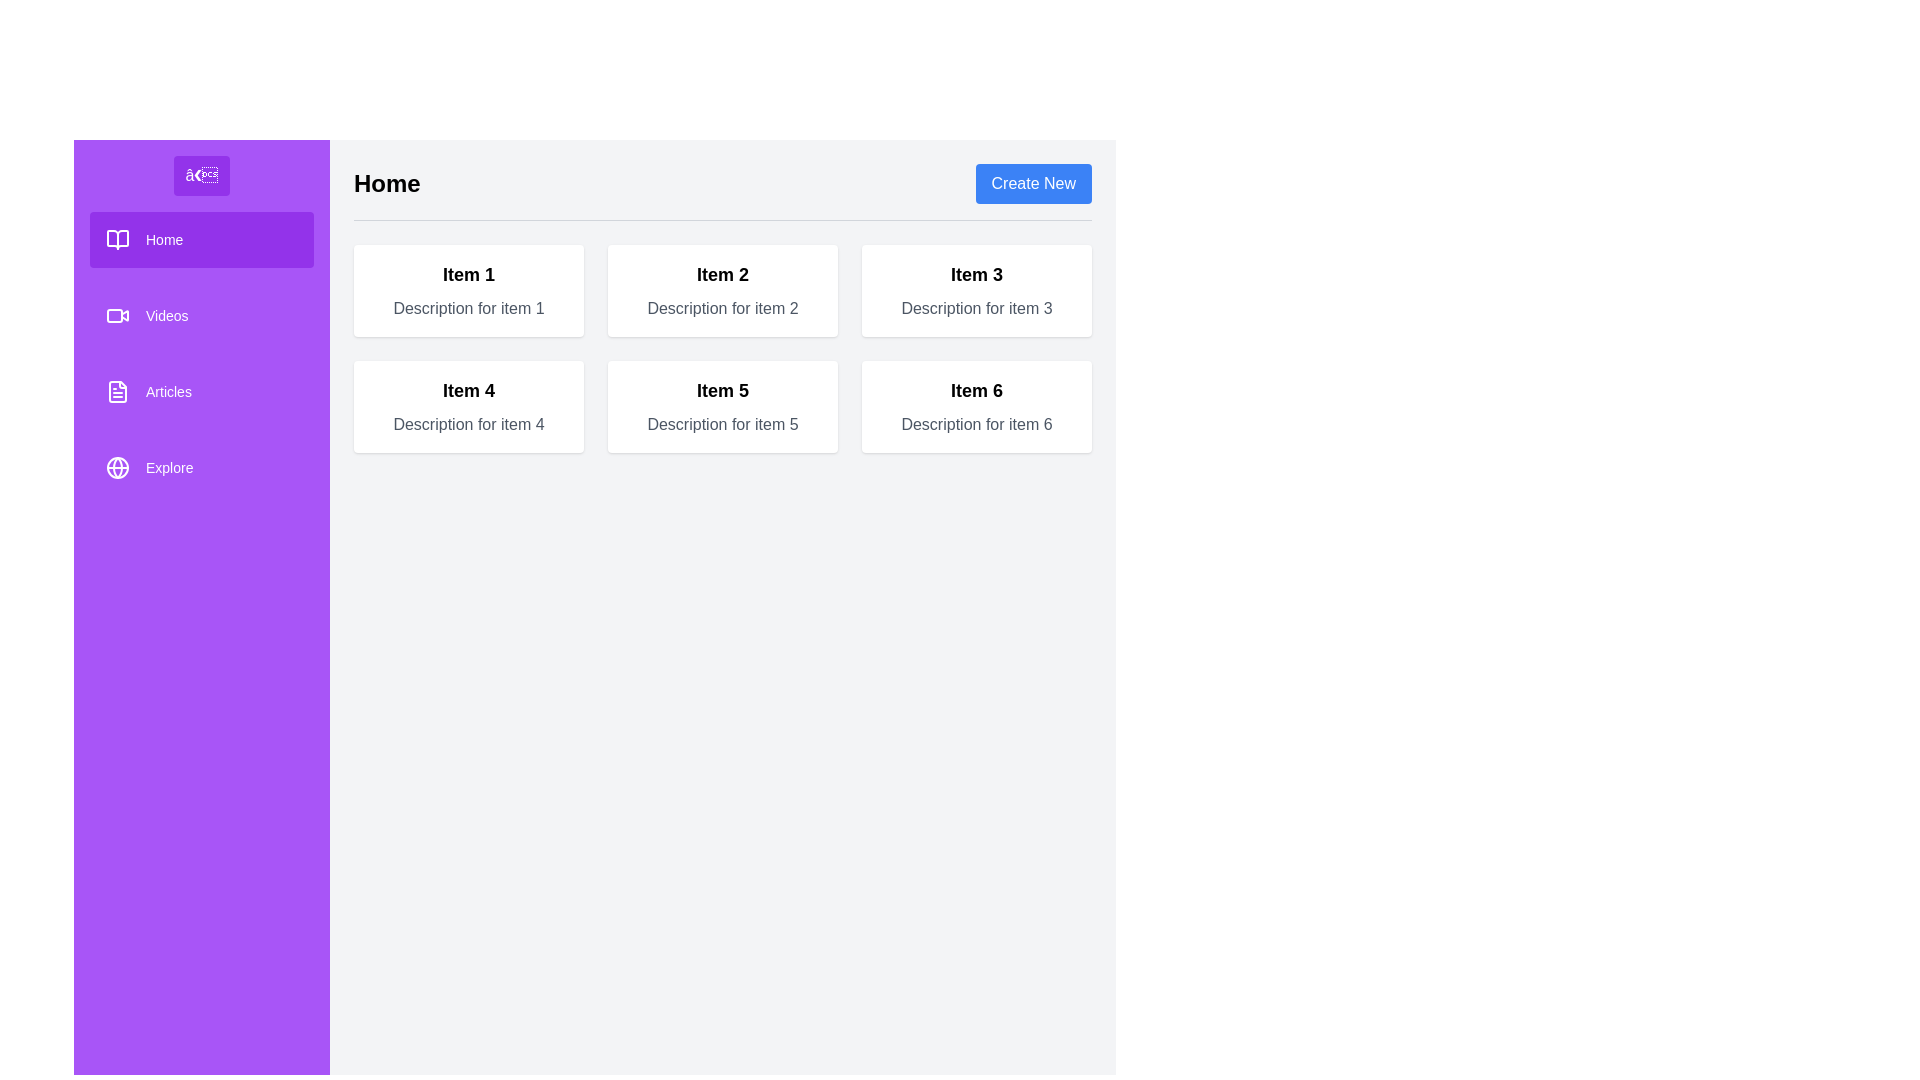 The image size is (1920, 1080). What do you see at coordinates (977, 308) in the screenshot?
I see `the descriptive text label for 'Item 3' located within the content card in the top row, third column of the grid` at bounding box center [977, 308].